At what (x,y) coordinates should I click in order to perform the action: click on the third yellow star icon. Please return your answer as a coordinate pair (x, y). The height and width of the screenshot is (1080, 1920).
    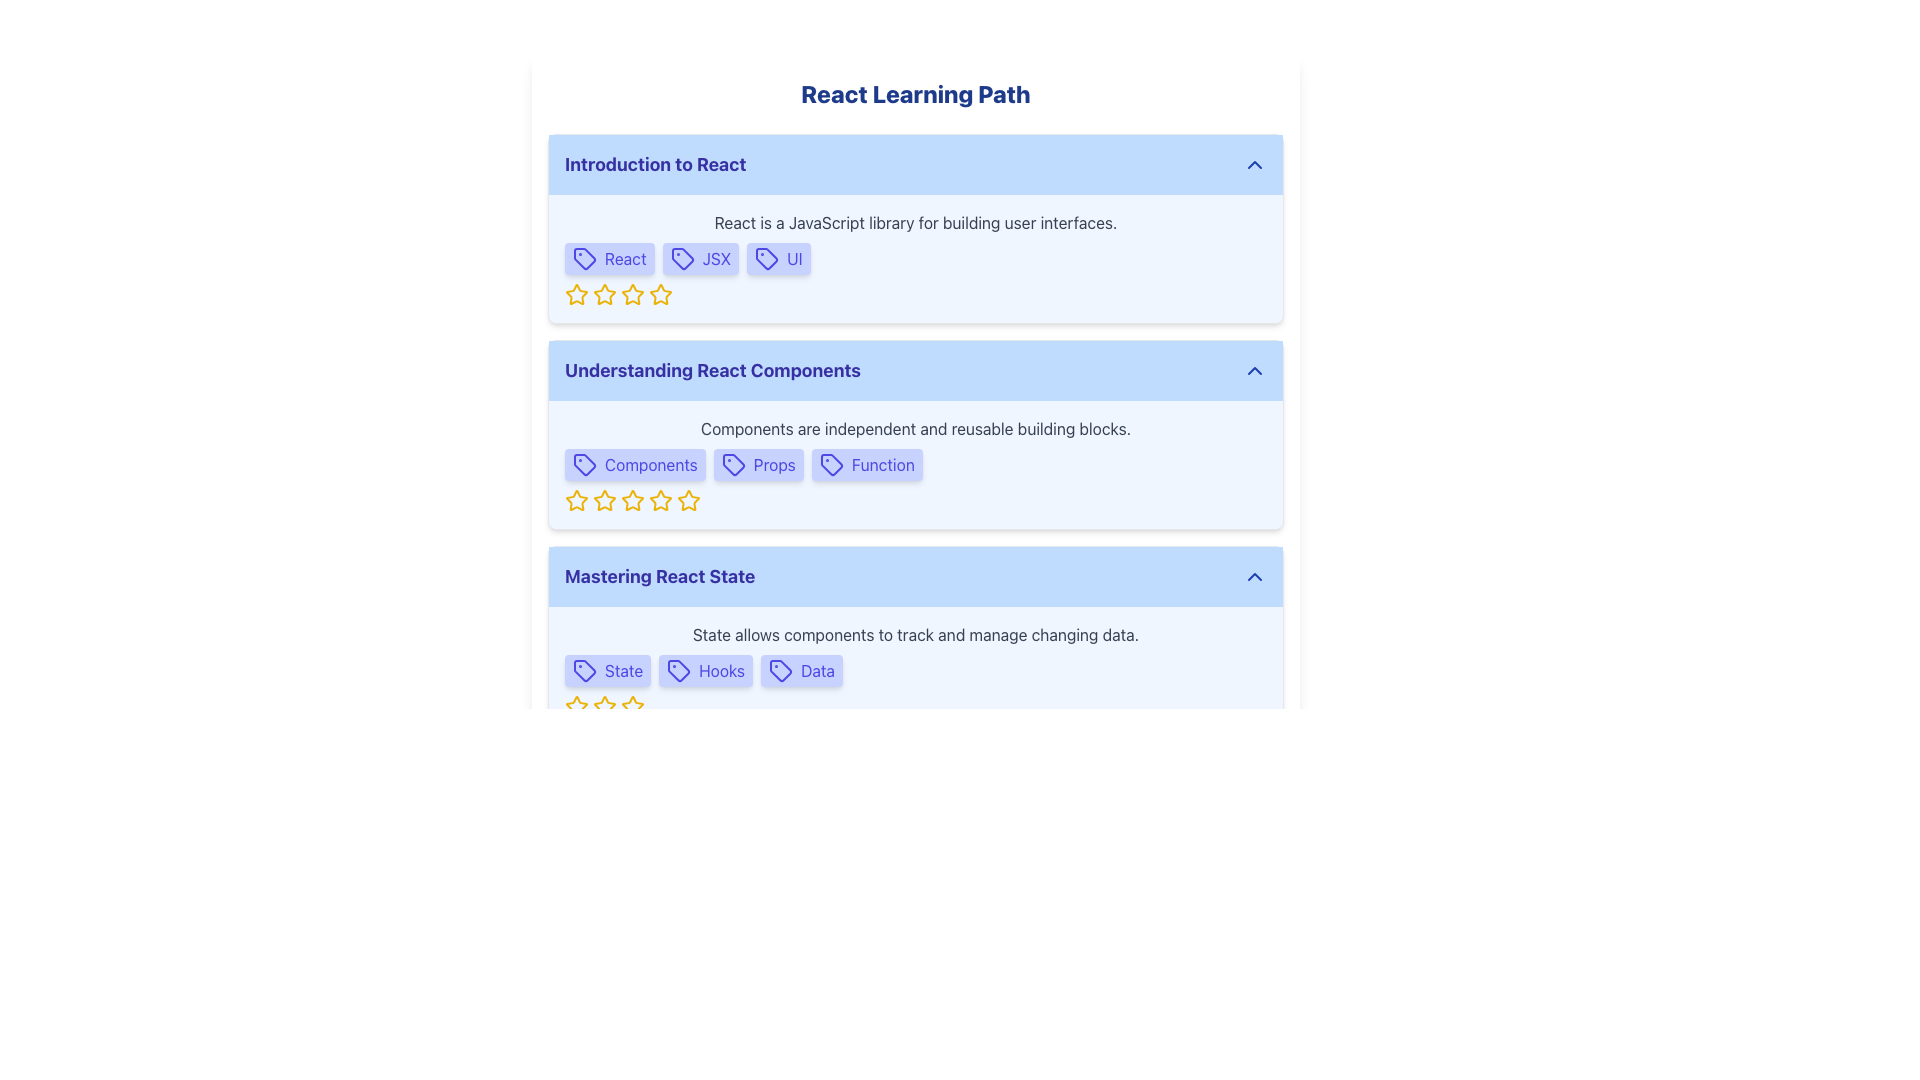
    Looking at the image, I should click on (603, 705).